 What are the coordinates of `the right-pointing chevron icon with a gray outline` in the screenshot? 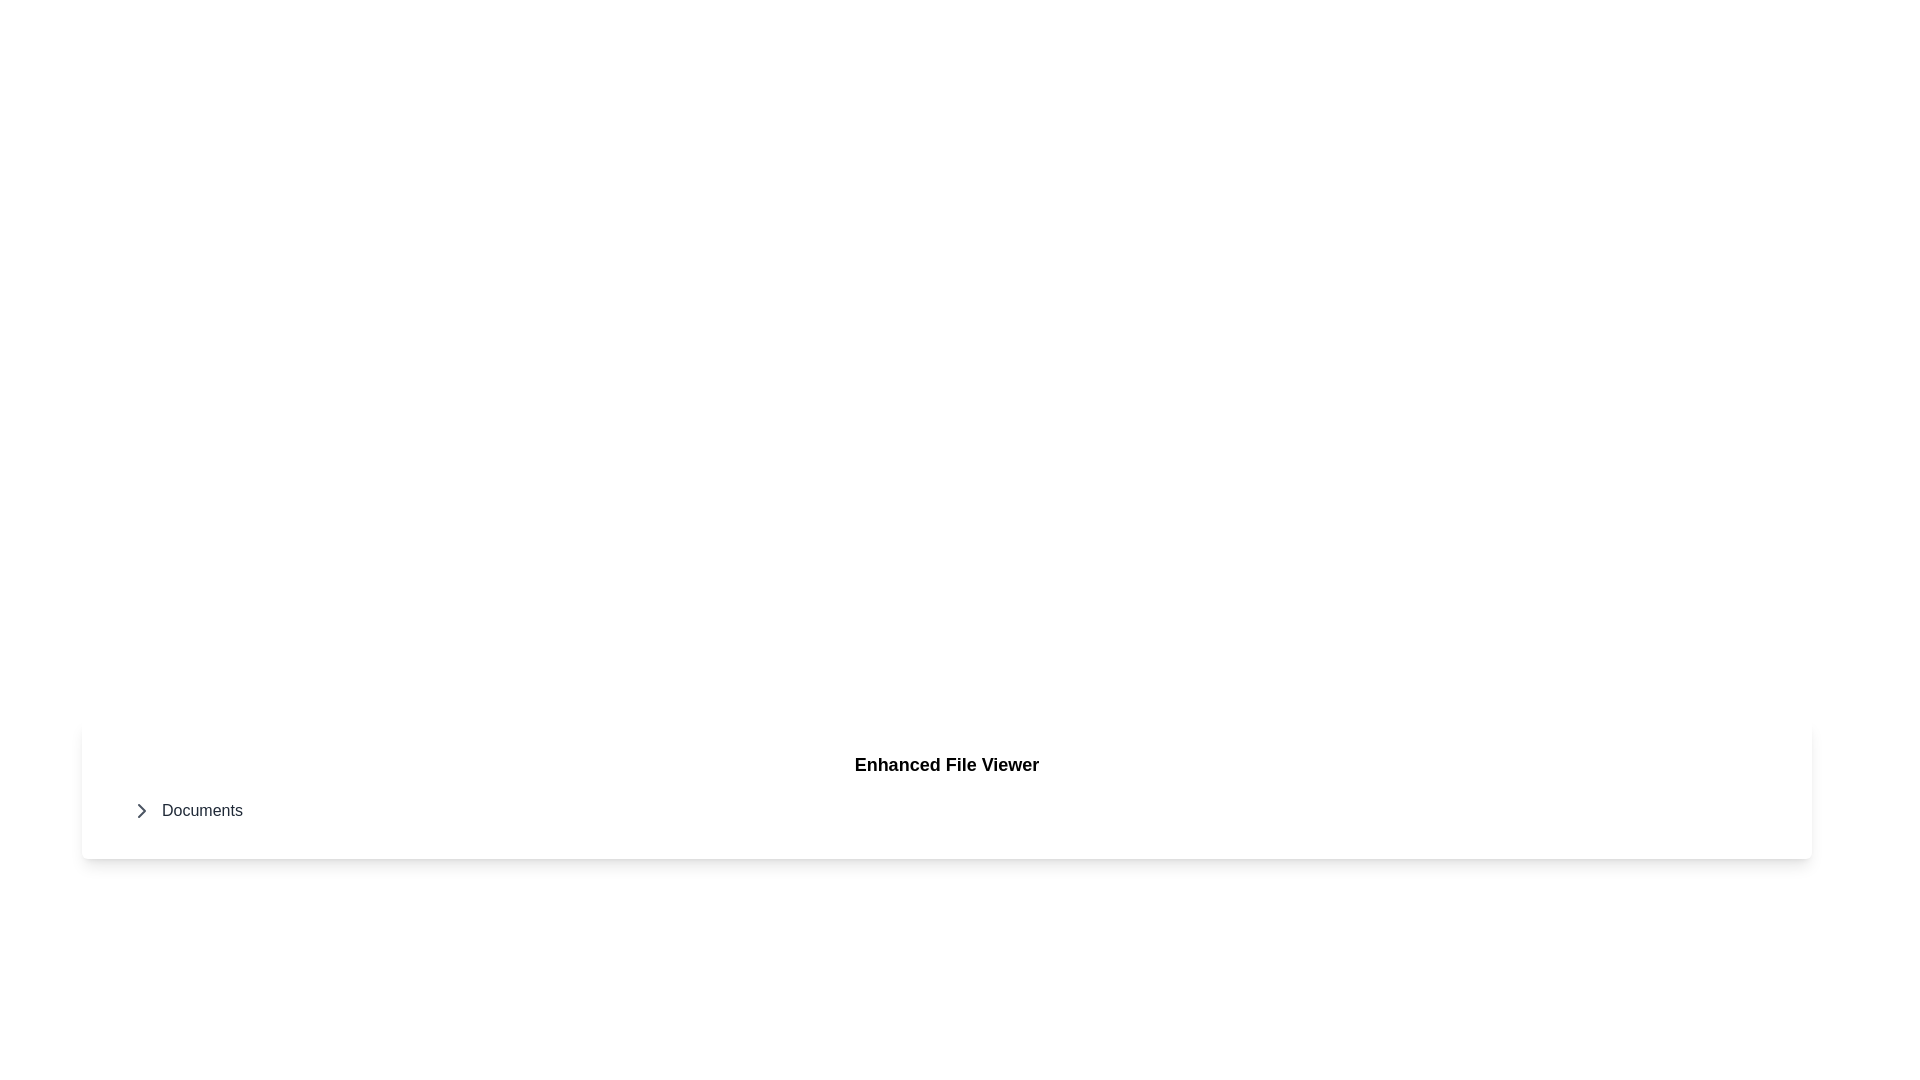 It's located at (141, 810).